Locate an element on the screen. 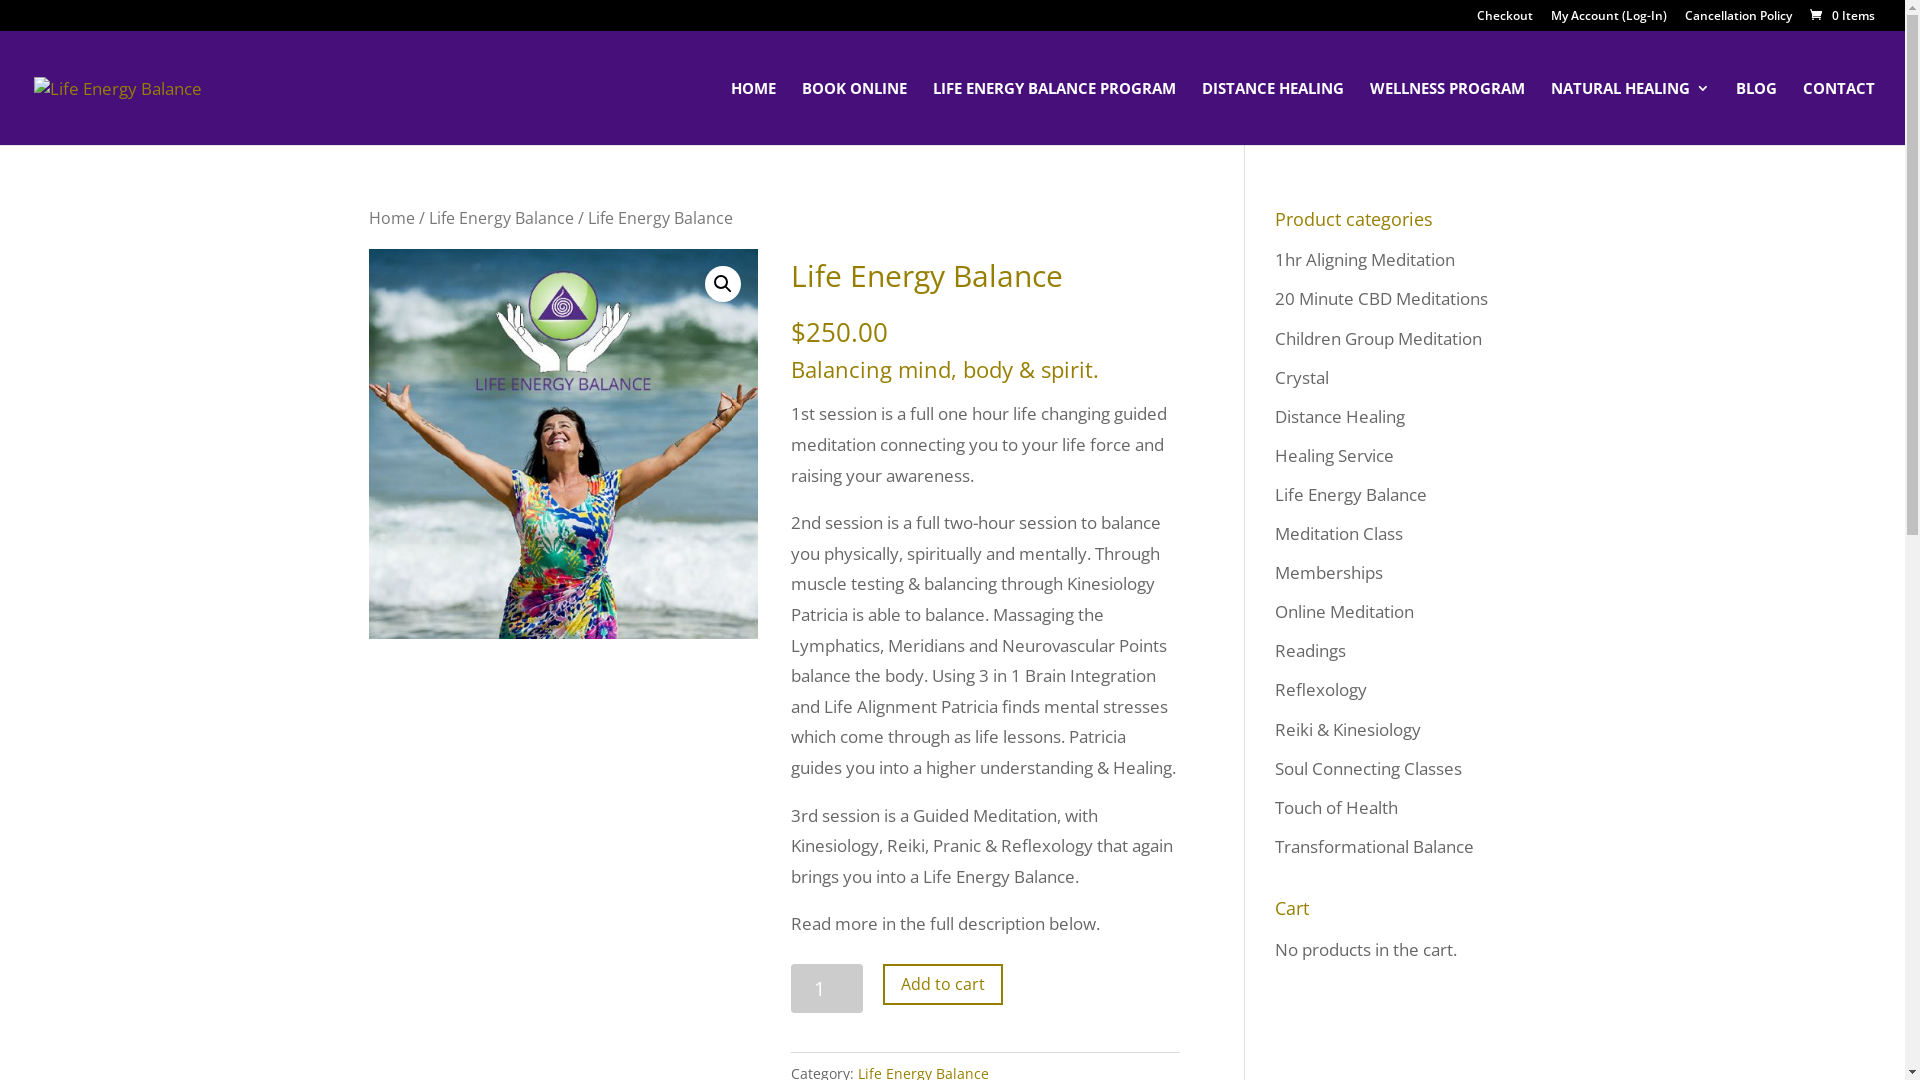 The image size is (1920, 1080). 'Life-Energy-Balance' is located at coordinates (561, 442).